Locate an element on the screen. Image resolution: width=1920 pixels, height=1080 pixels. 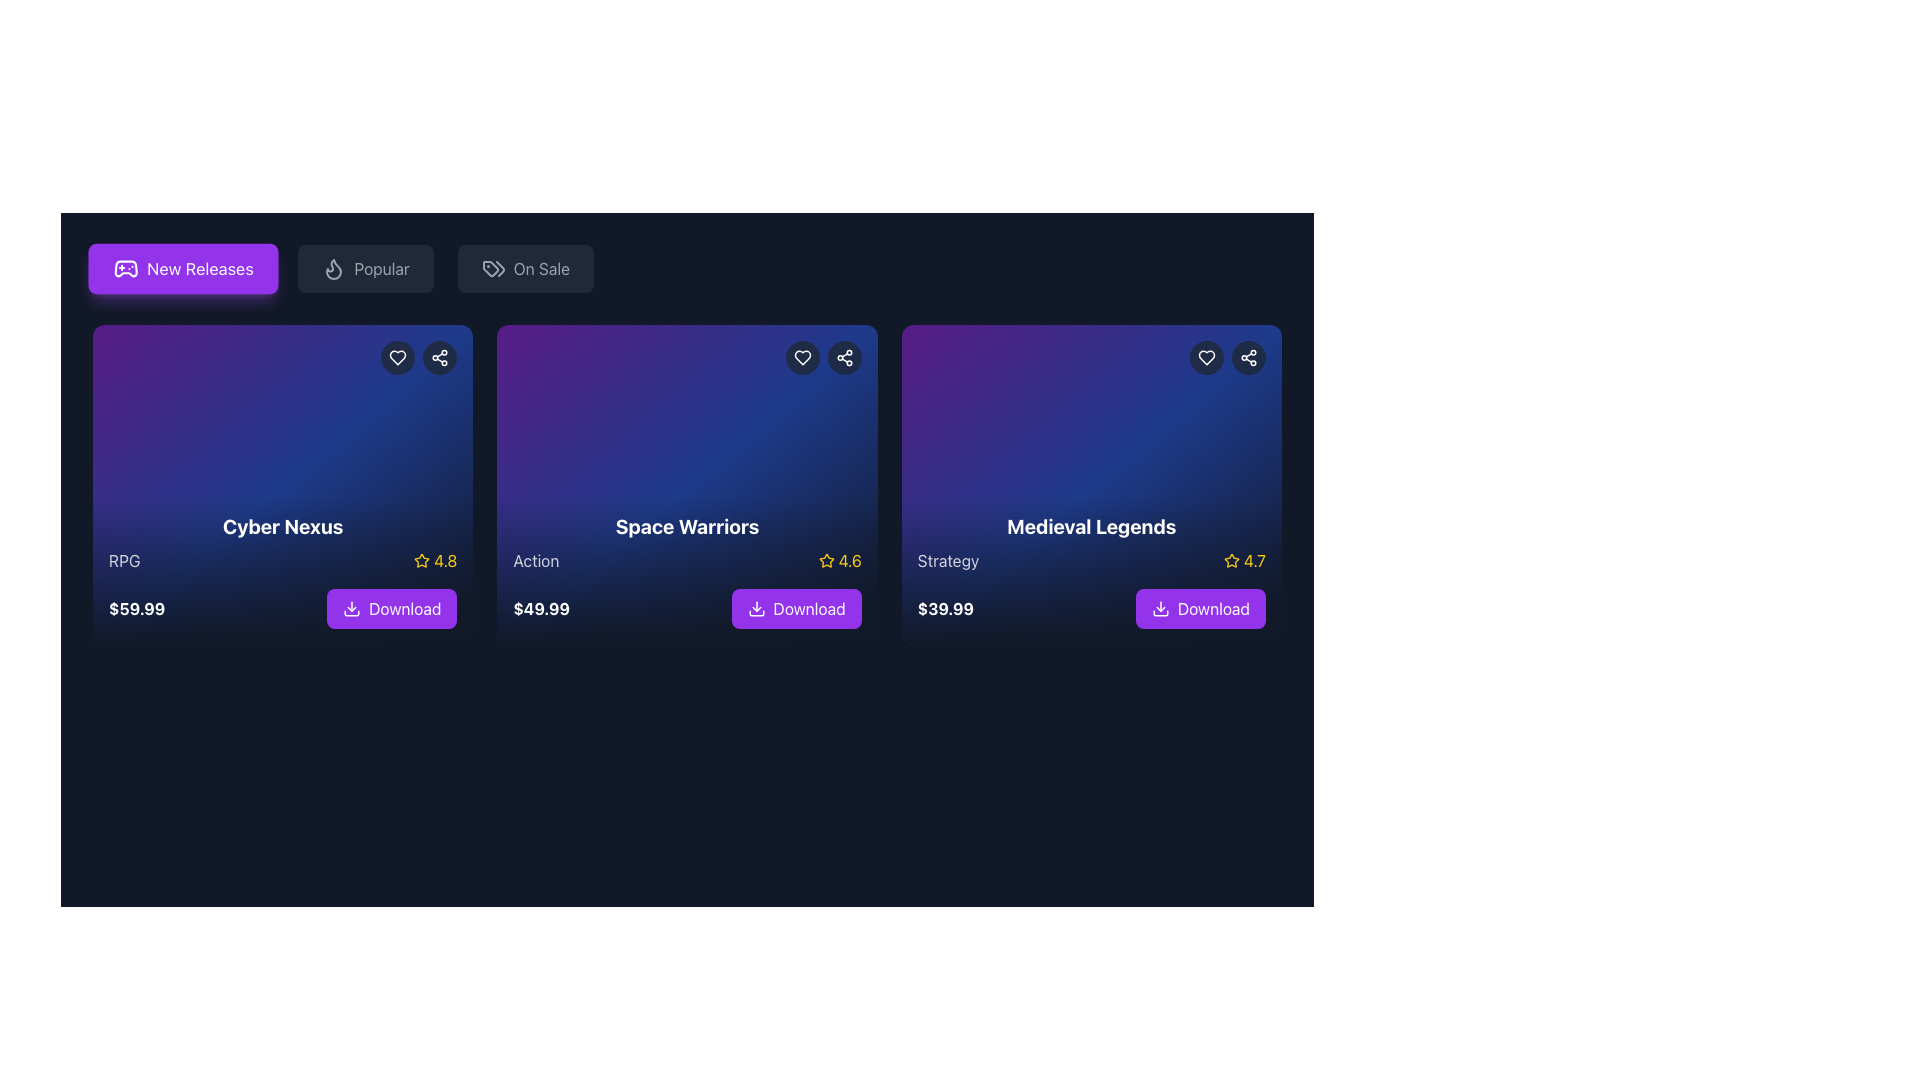
static text label displaying 'Strategy' which is located at the bottom of the 'Medieval Legends' card component is located at coordinates (947, 560).